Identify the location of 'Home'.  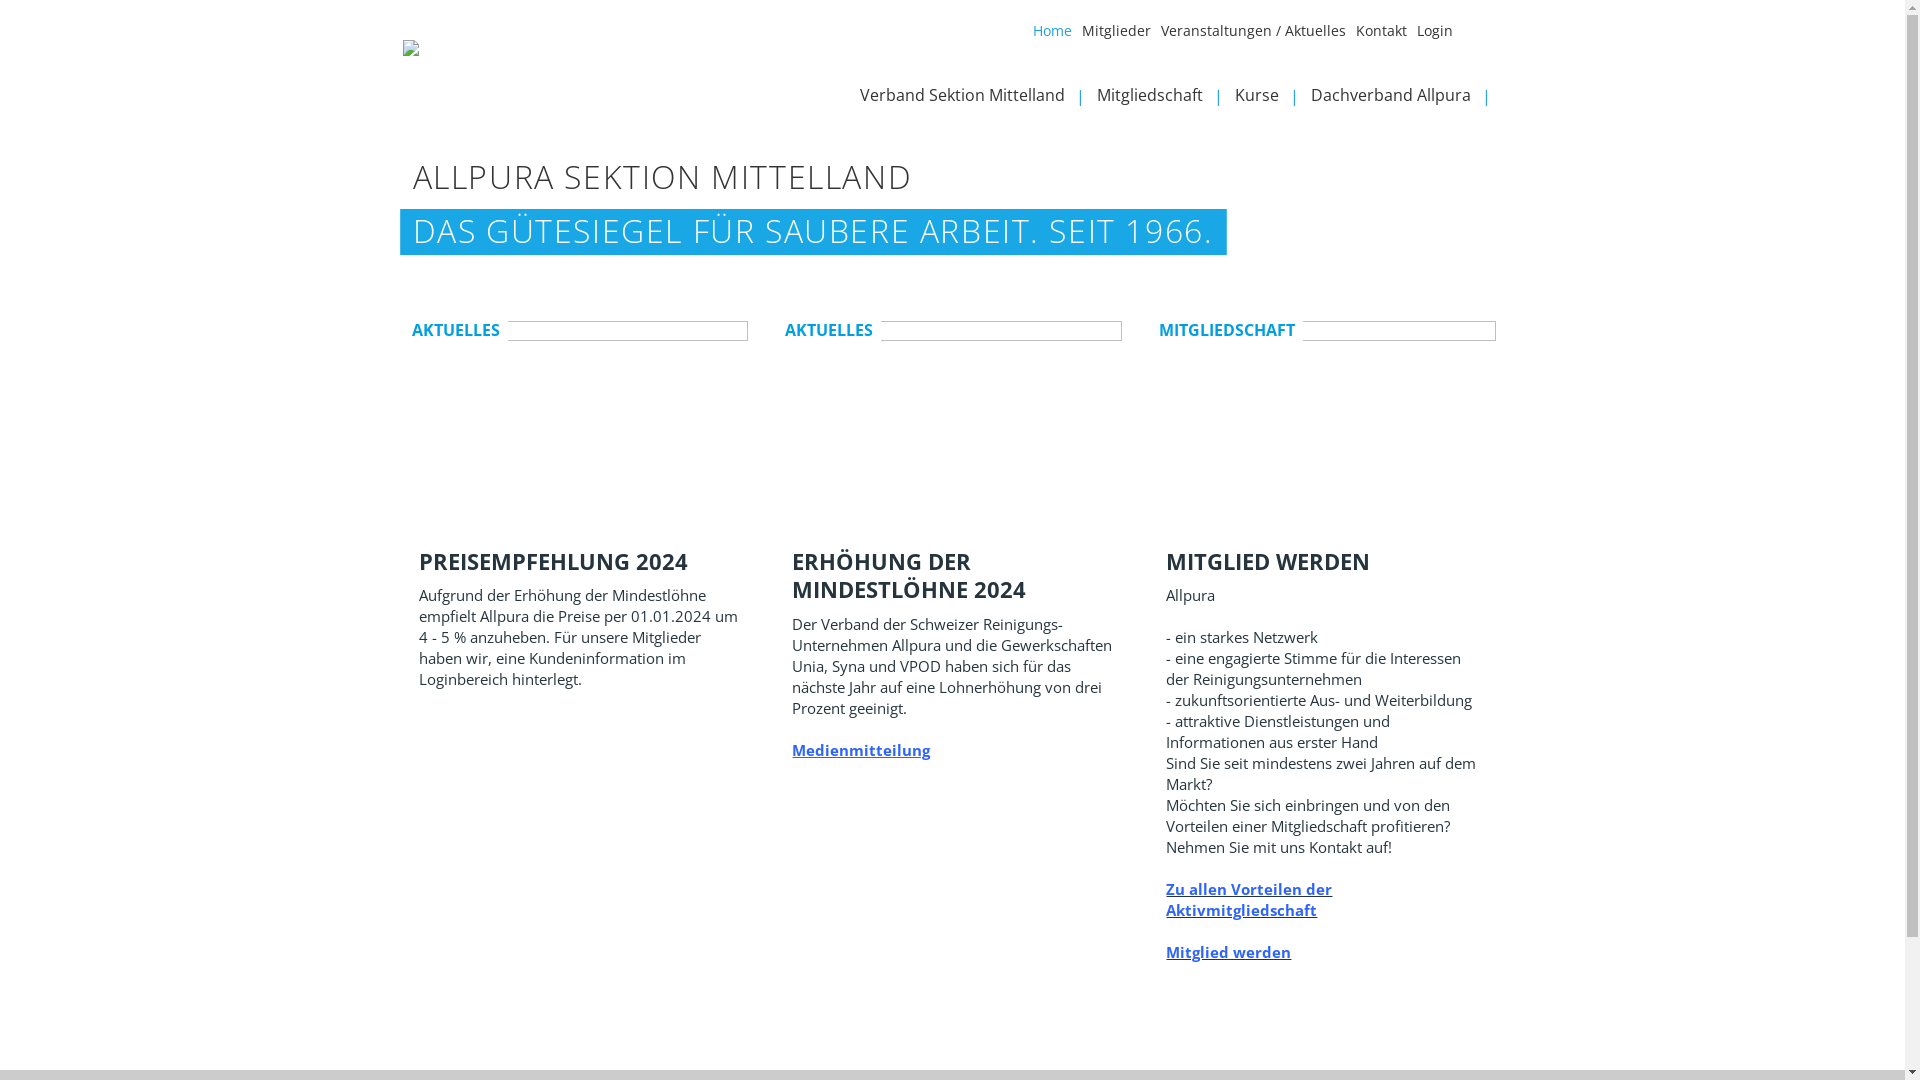
(1055, 34).